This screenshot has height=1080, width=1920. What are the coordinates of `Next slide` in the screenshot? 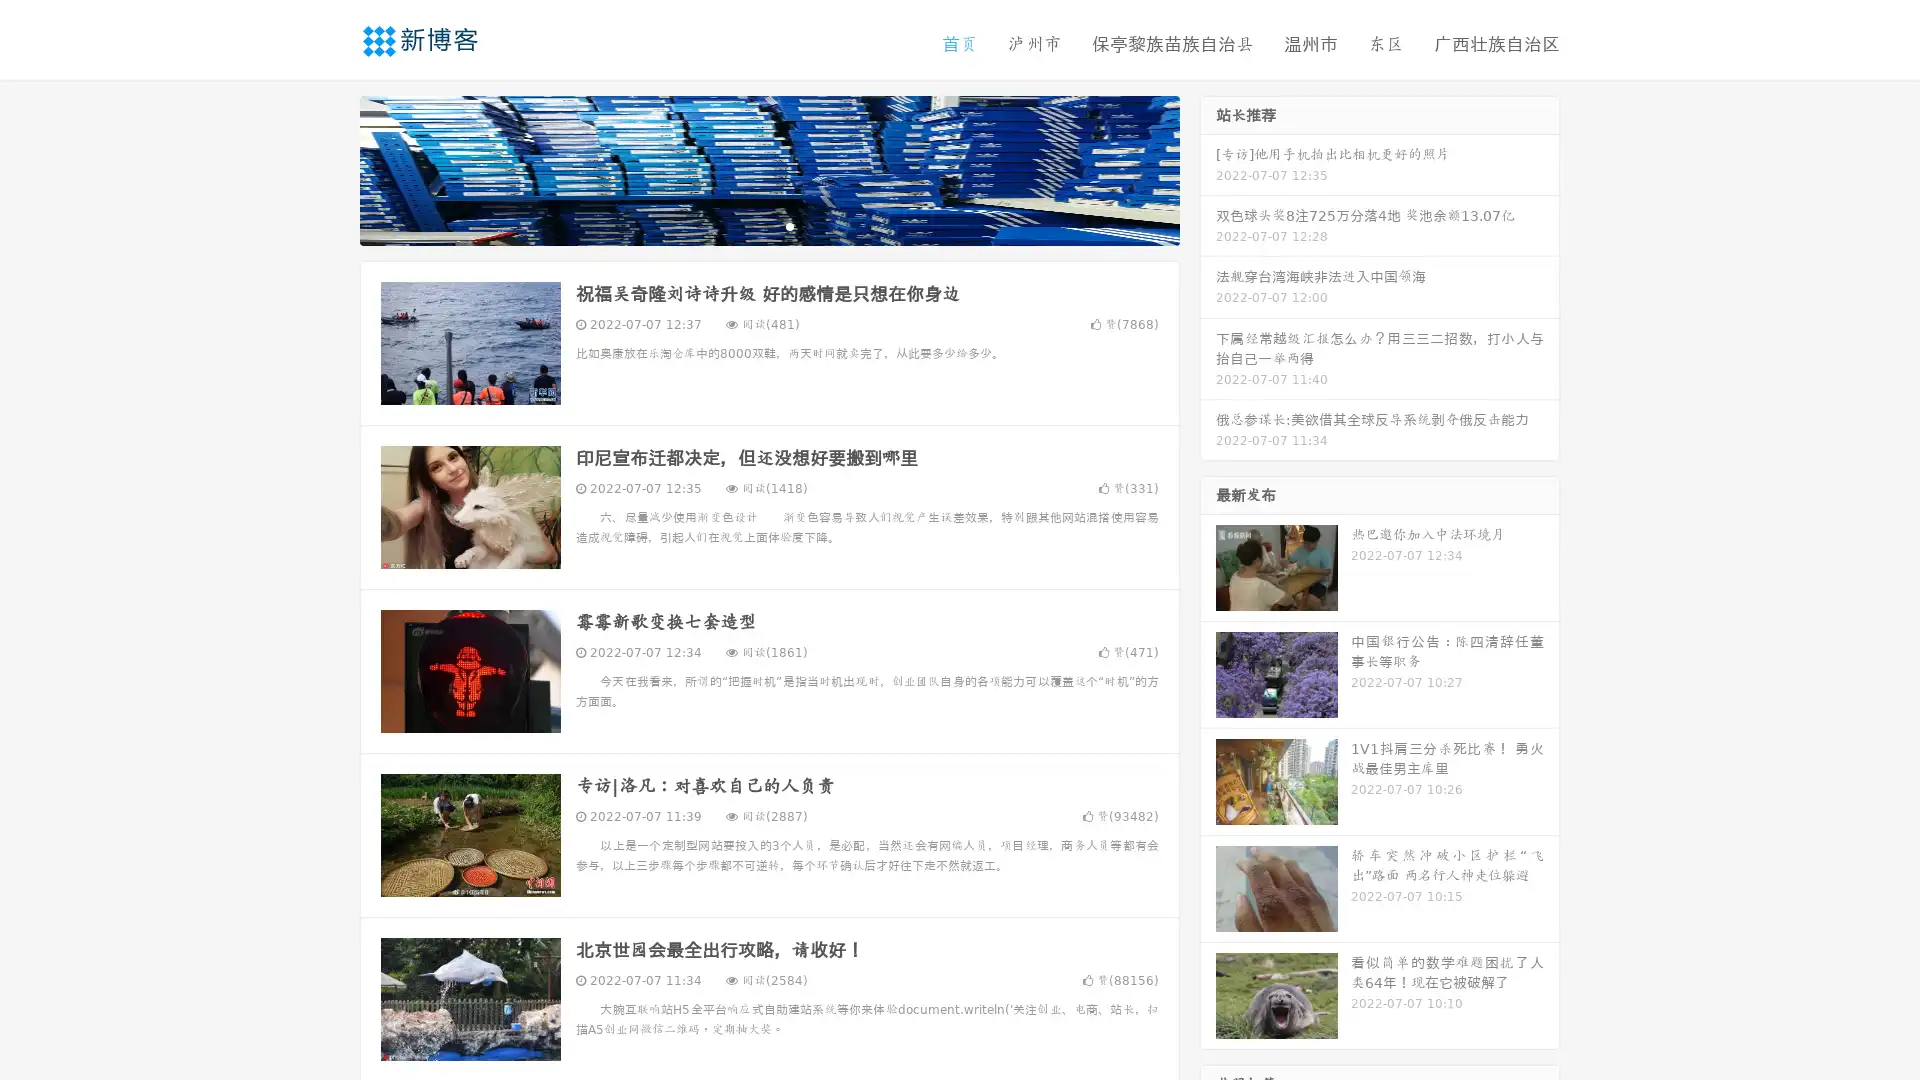 It's located at (1208, 168).